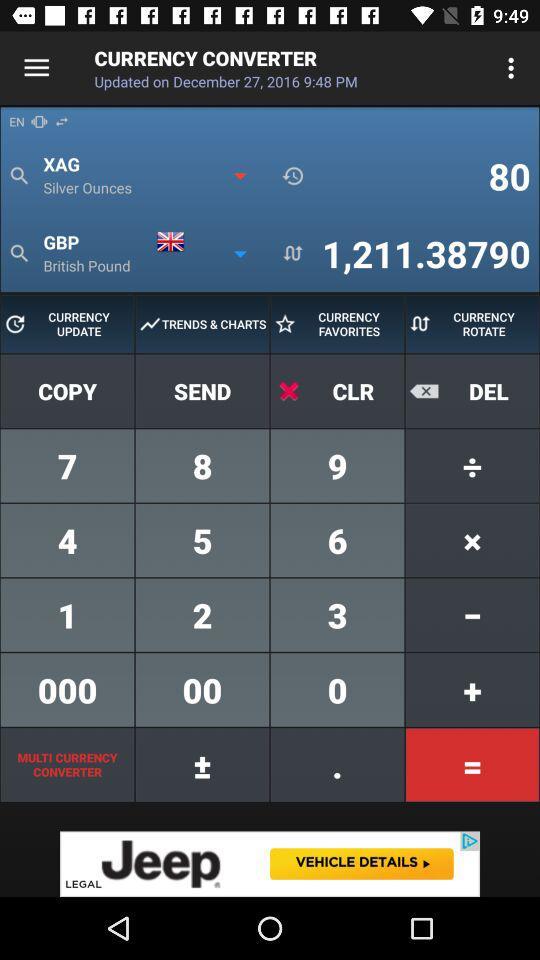  What do you see at coordinates (18, 175) in the screenshot?
I see `the search icon` at bounding box center [18, 175].